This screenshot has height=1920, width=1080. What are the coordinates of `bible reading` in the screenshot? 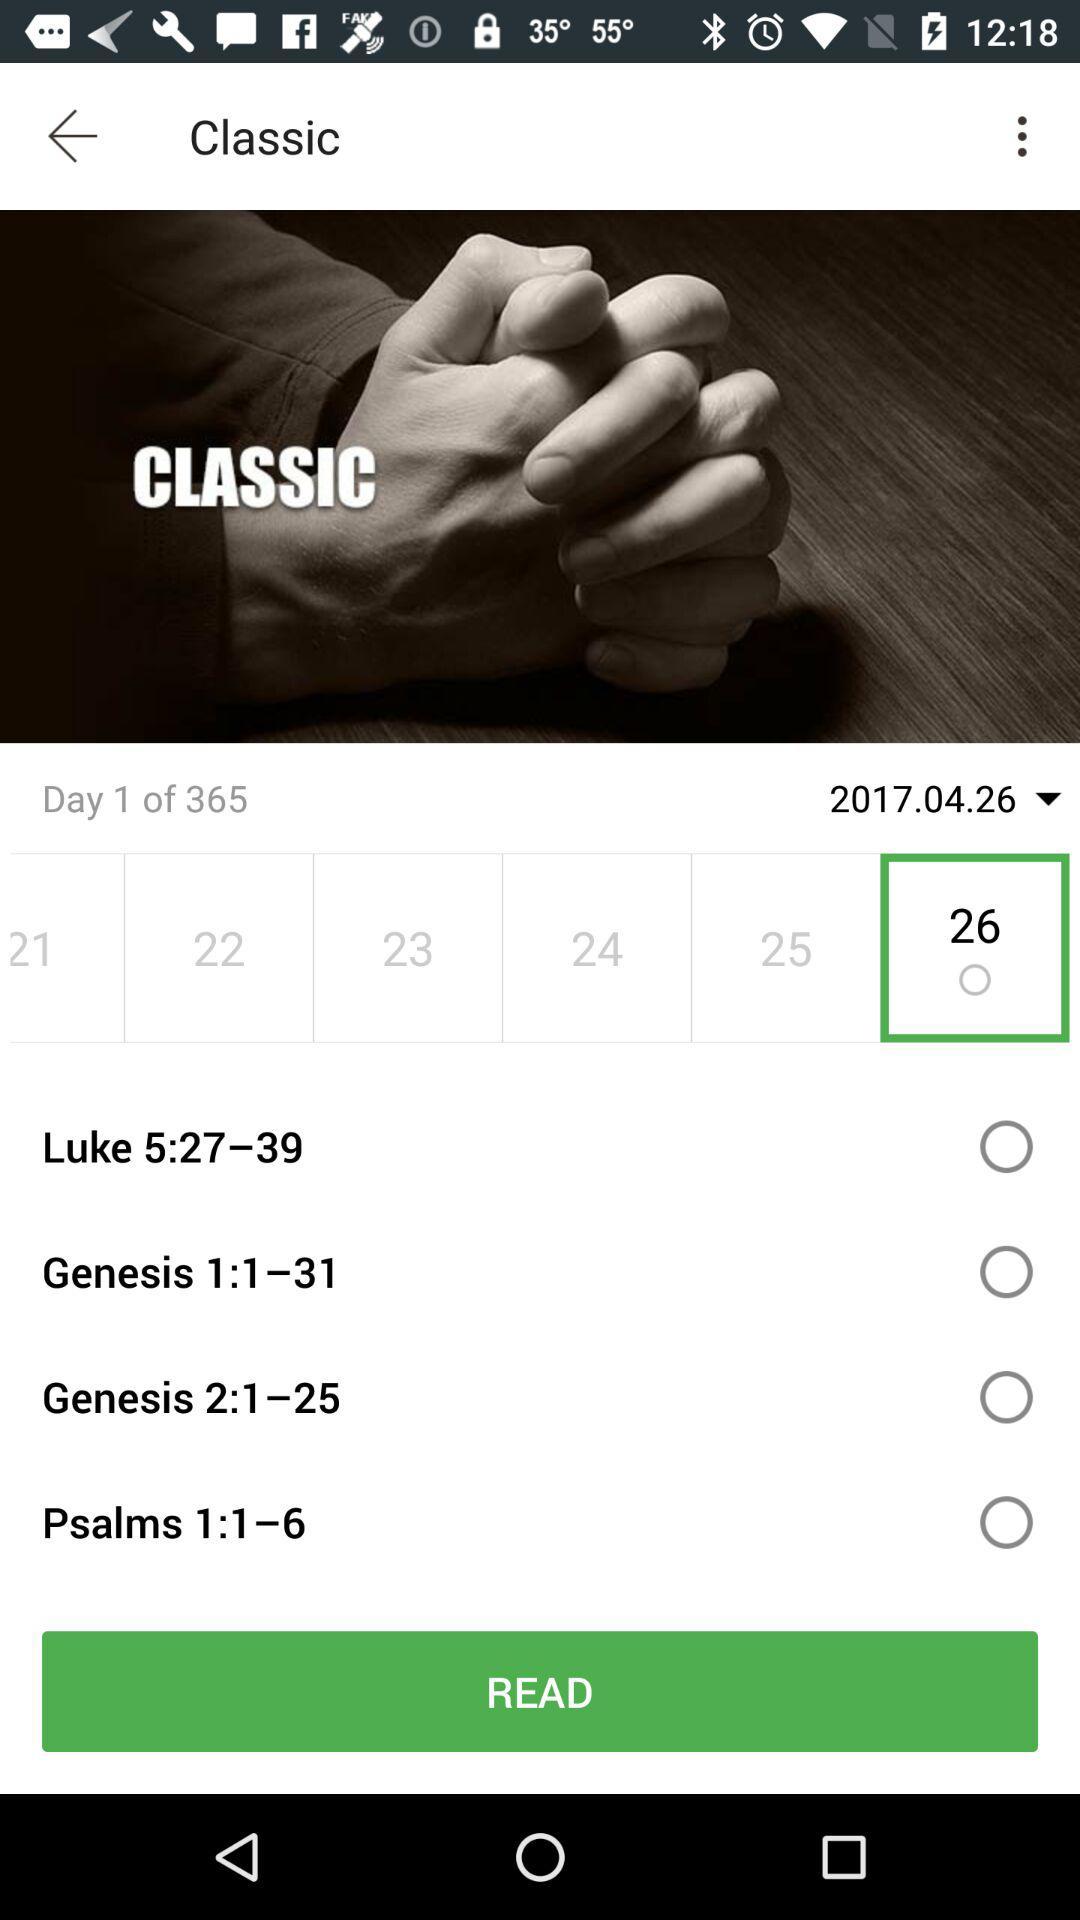 It's located at (1006, 1521).